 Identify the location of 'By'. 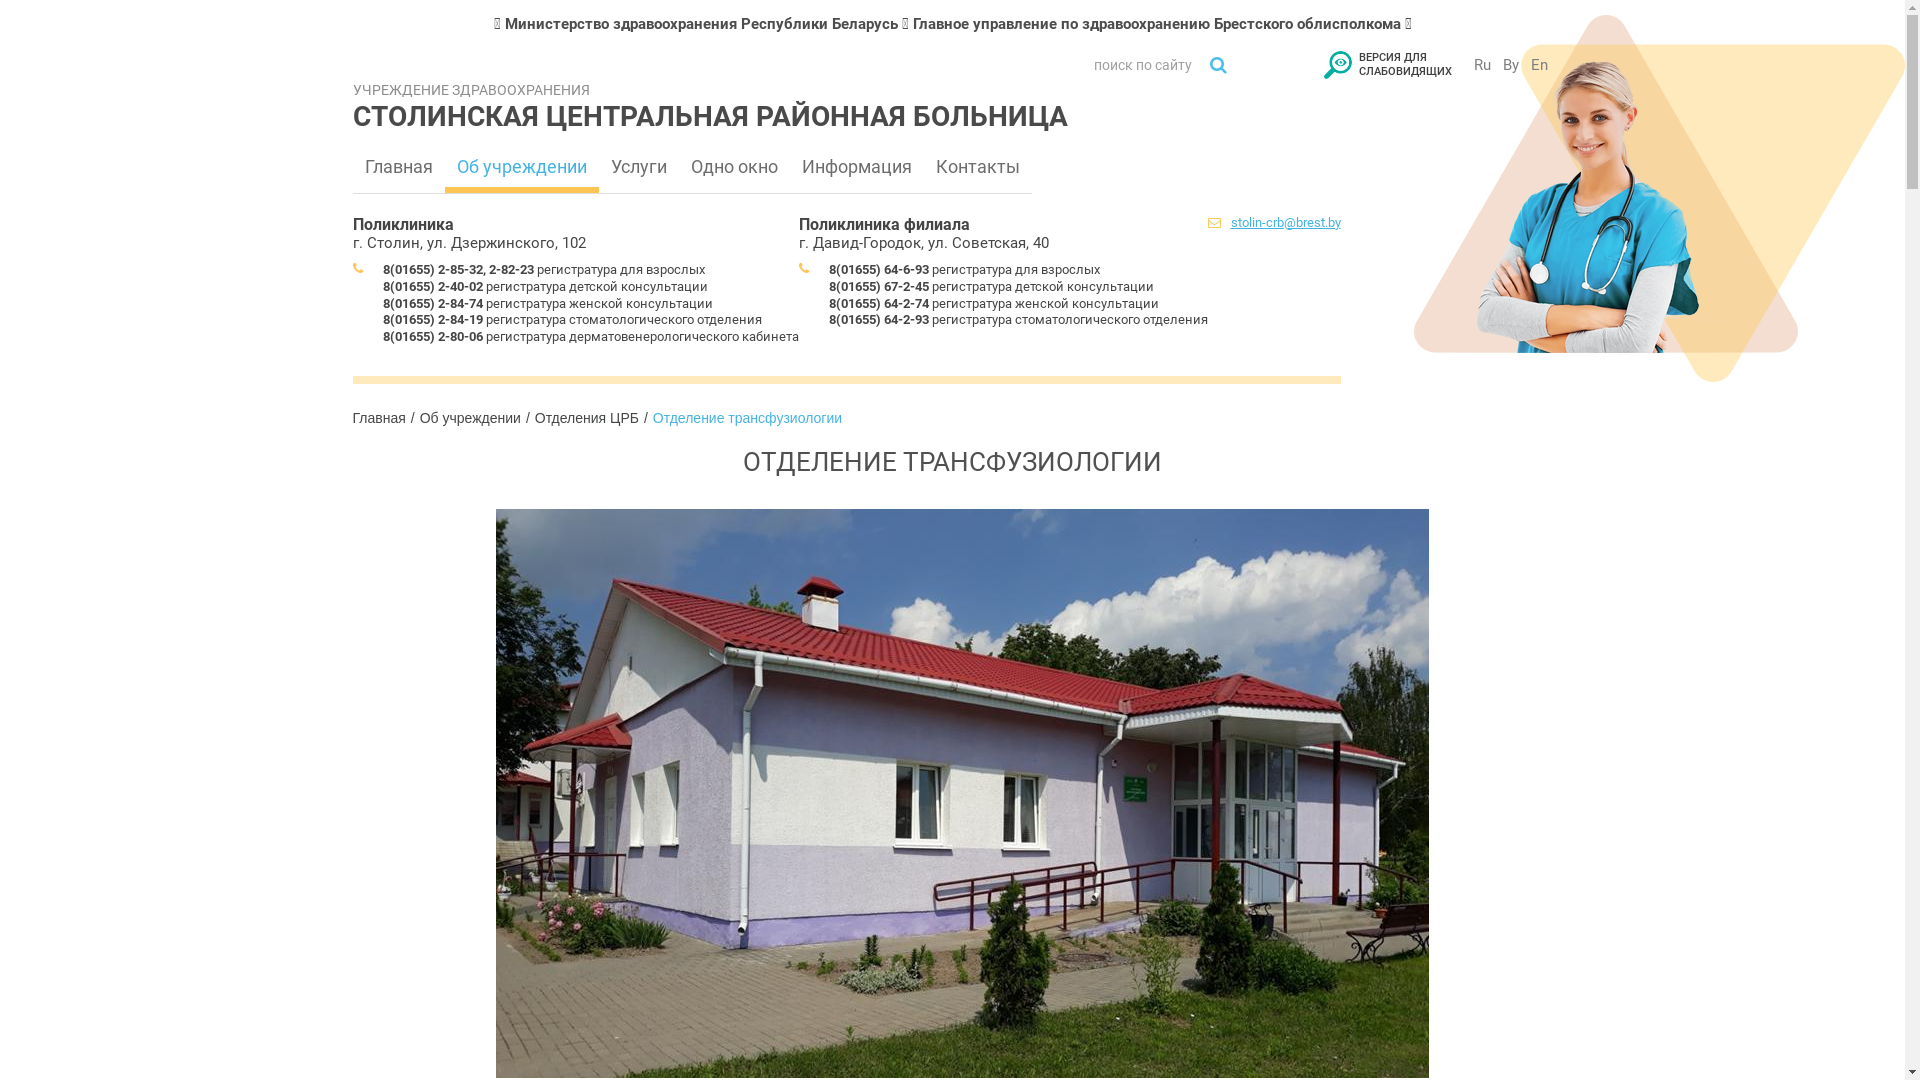
(1511, 64).